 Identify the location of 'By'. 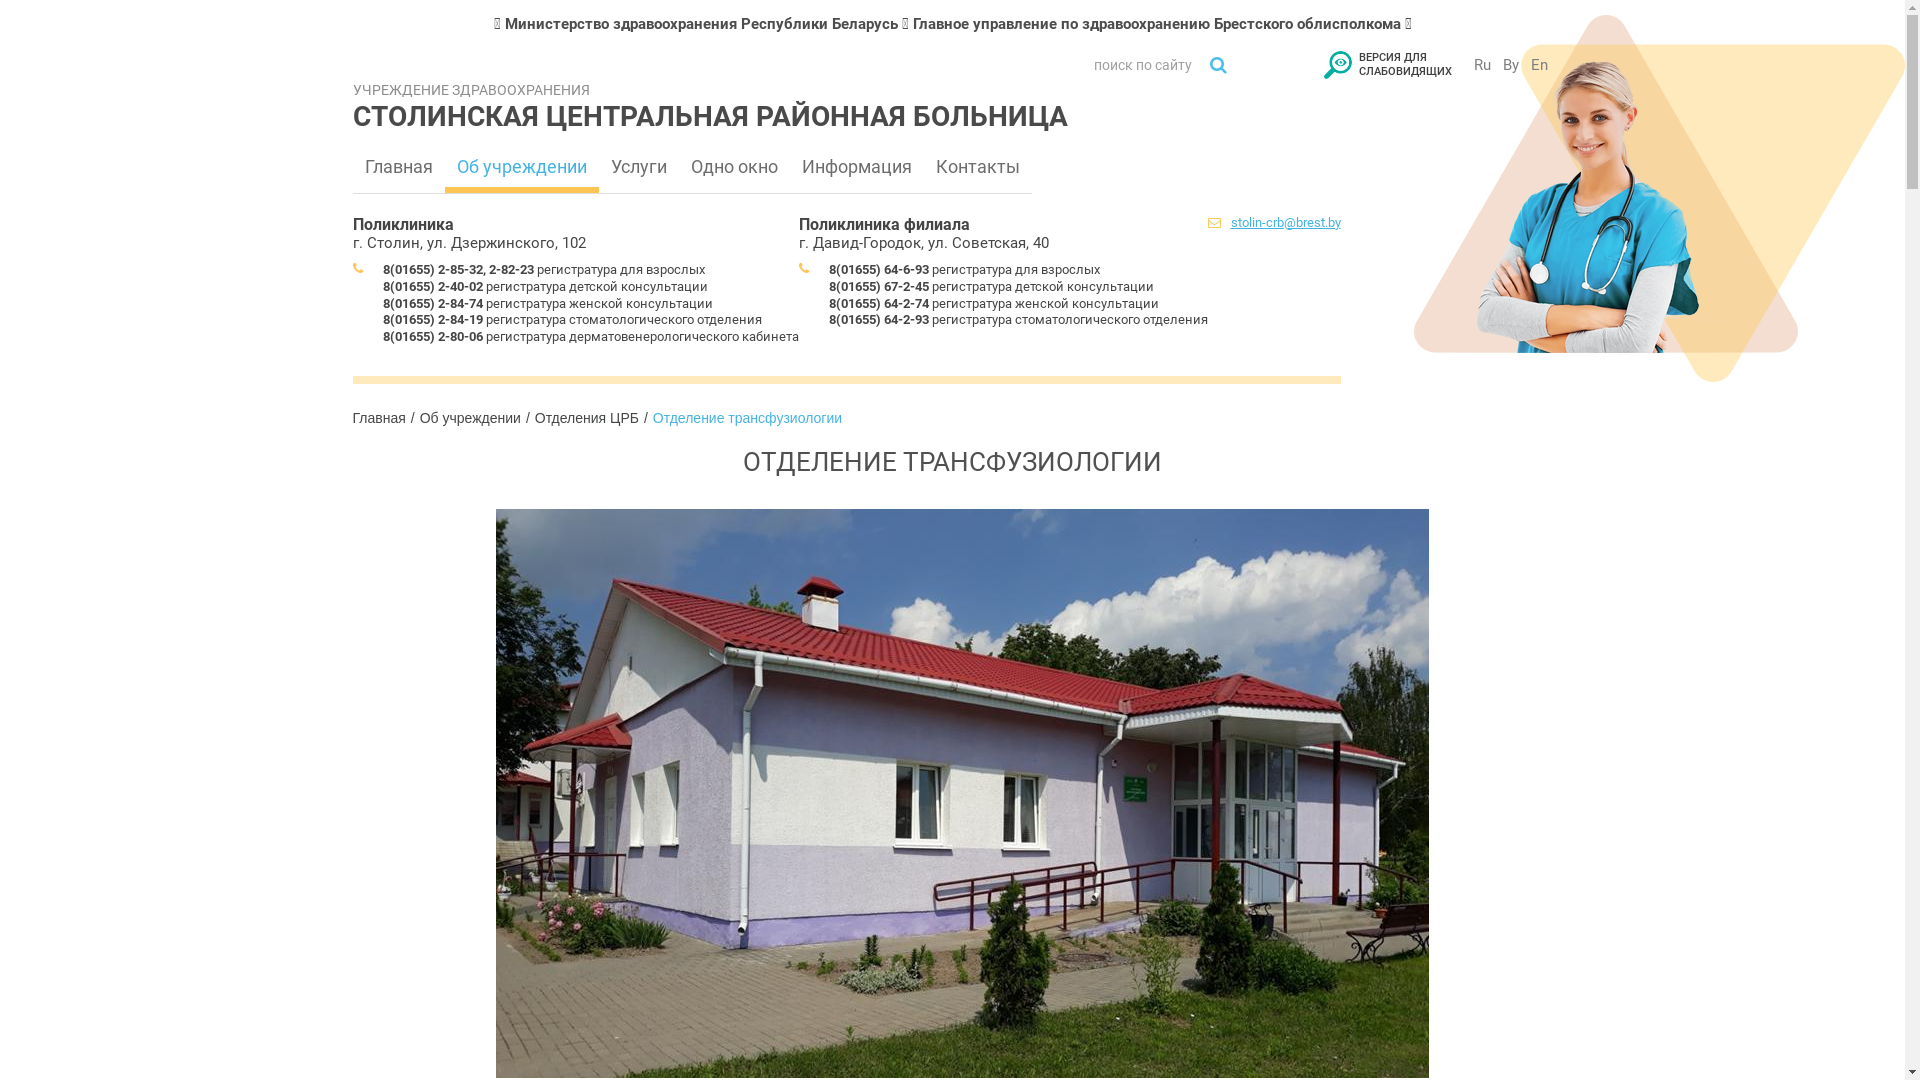
(1511, 64).